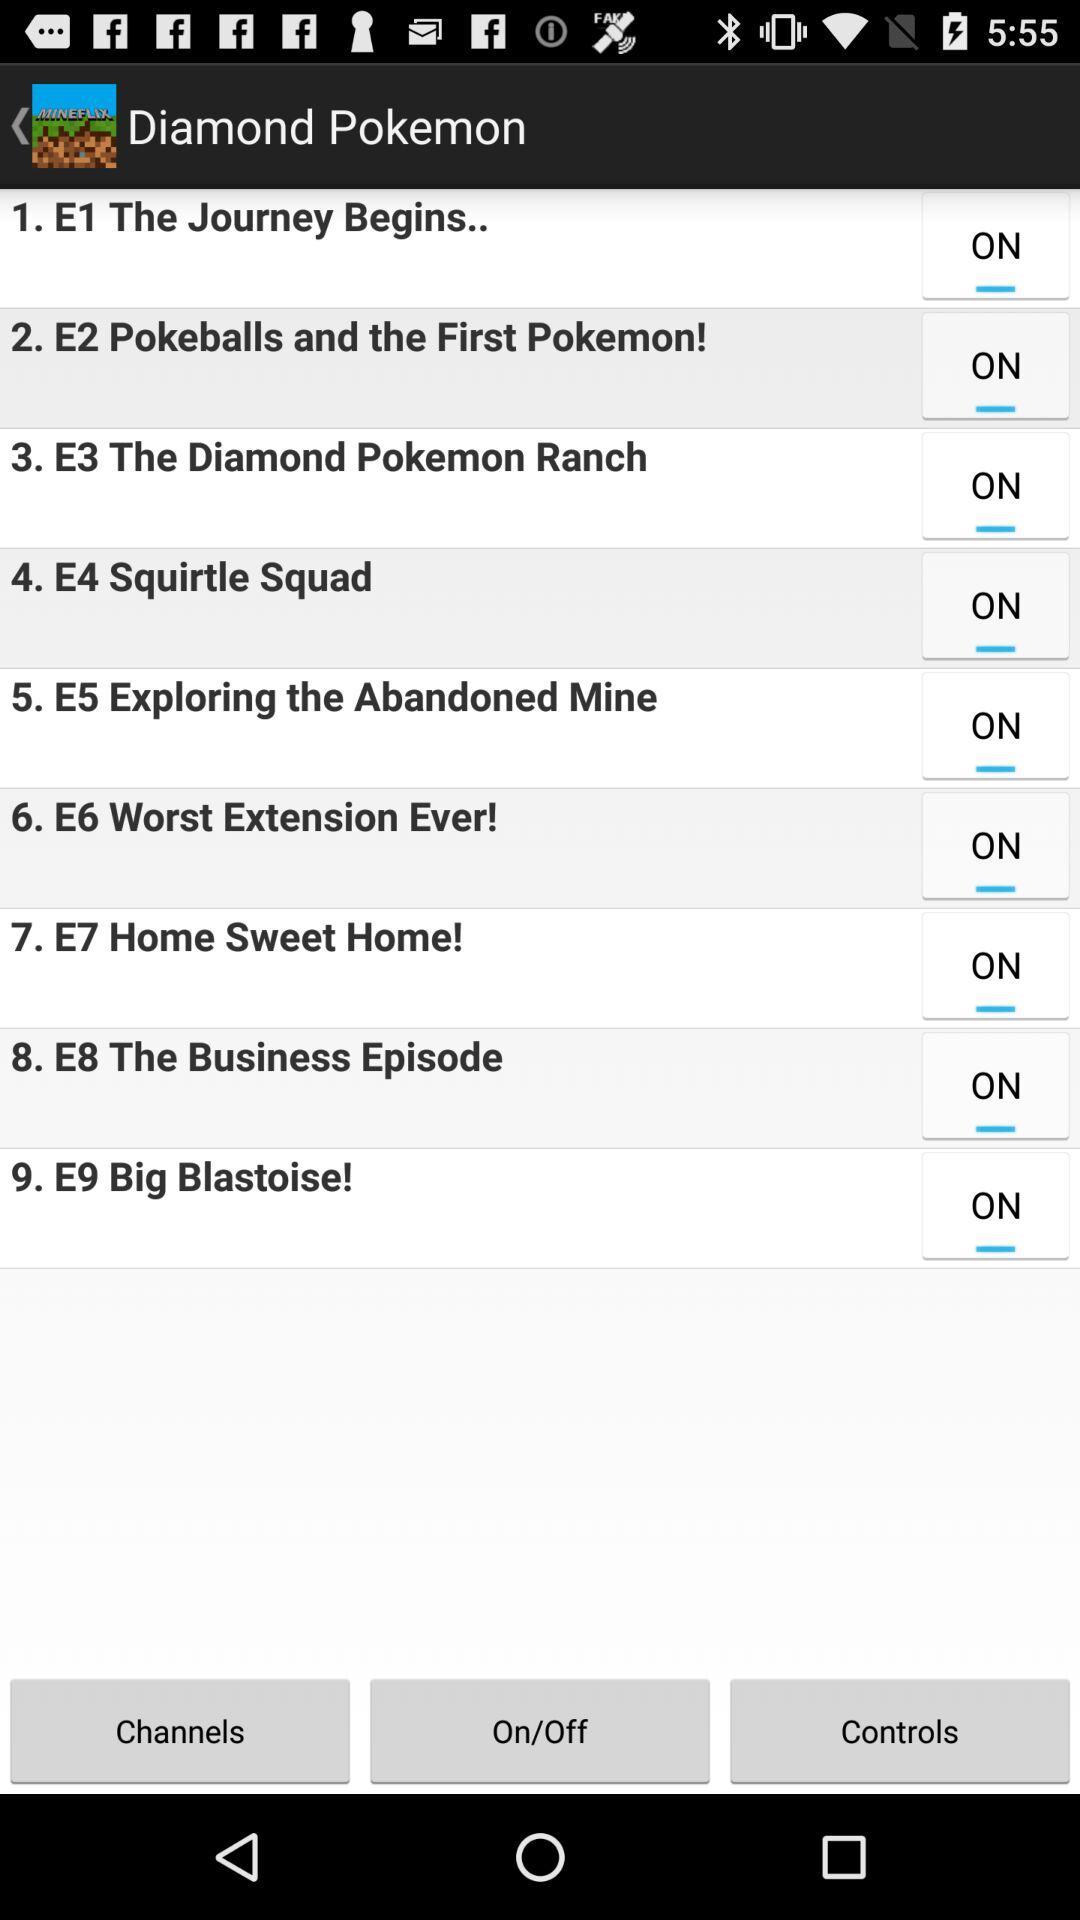 The height and width of the screenshot is (1920, 1080). I want to click on 1 e1 the icon, so click(243, 247).